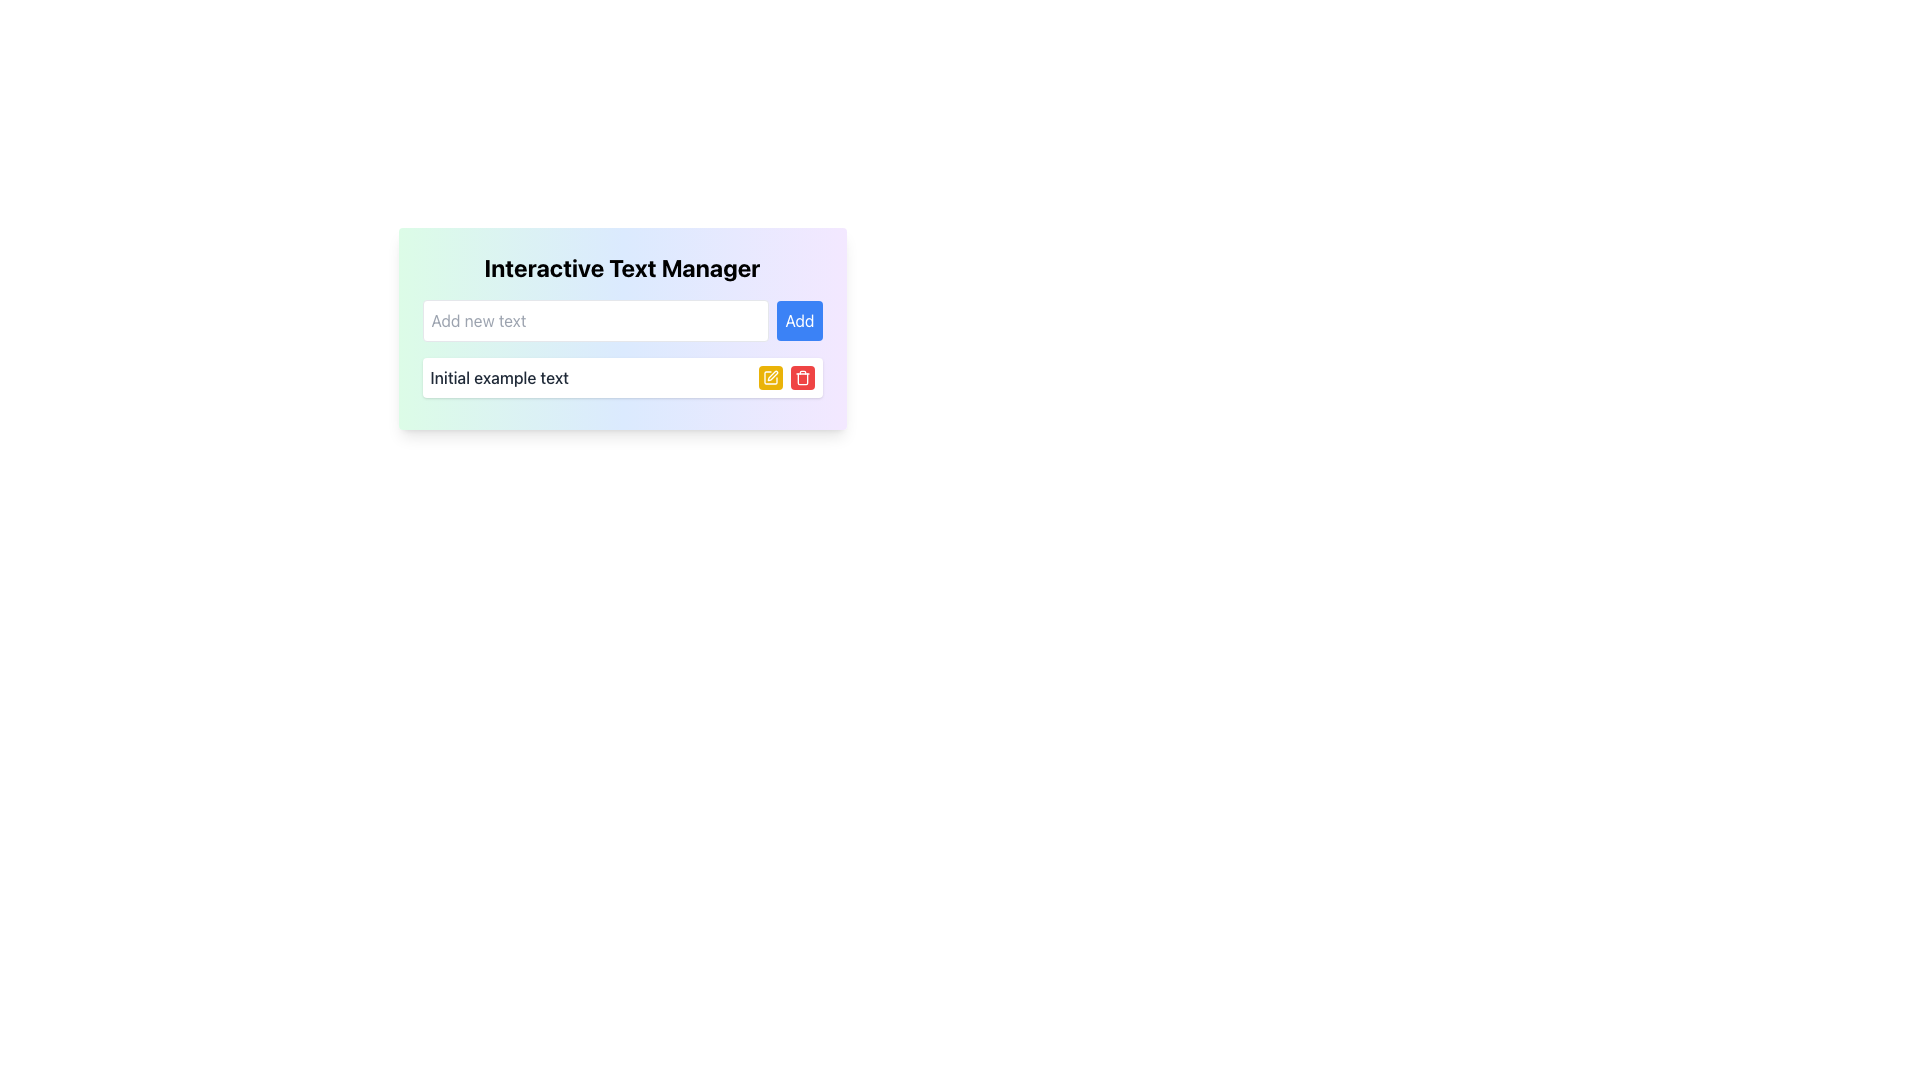  Describe the element at coordinates (771, 375) in the screenshot. I see `the pen-like SVG icon located within the 'Interactive Text Manager' interface` at that location.